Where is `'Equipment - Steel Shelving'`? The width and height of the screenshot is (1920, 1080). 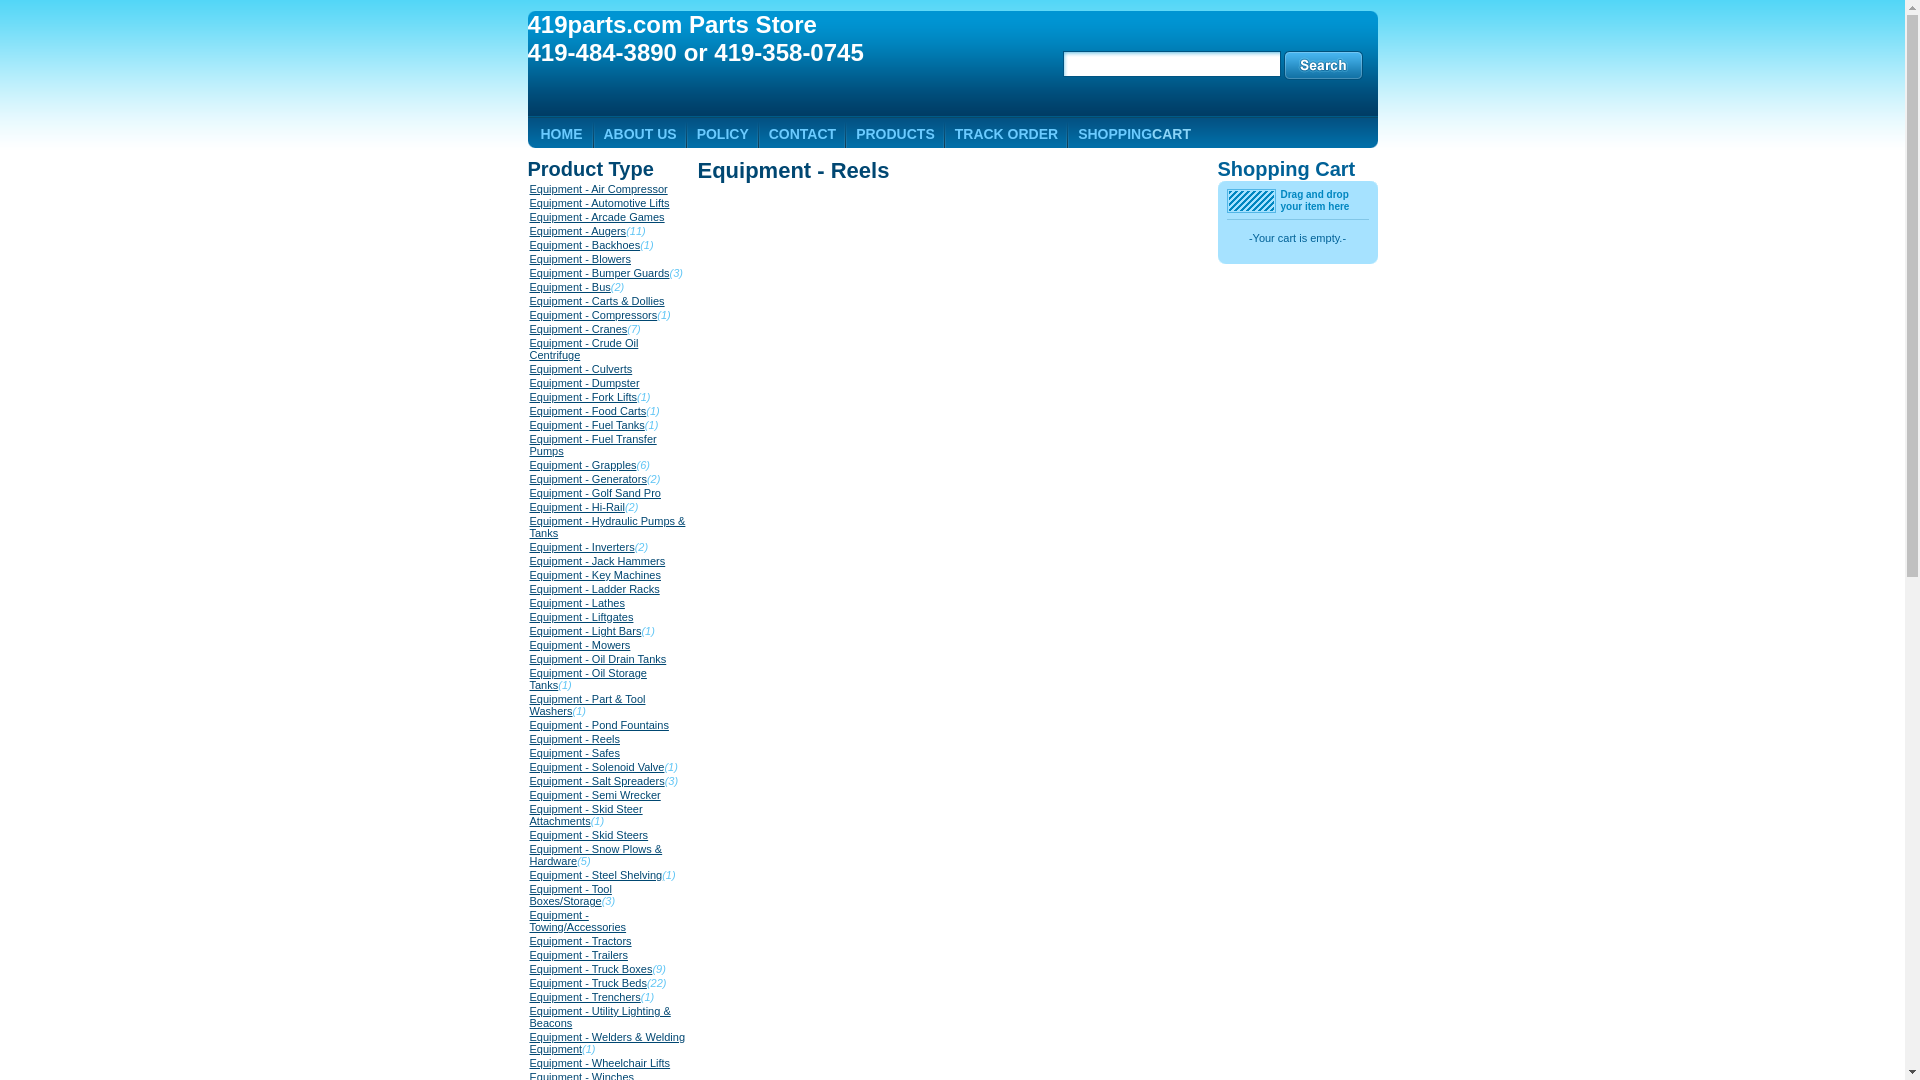 'Equipment - Steel Shelving' is located at coordinates (595, 874).